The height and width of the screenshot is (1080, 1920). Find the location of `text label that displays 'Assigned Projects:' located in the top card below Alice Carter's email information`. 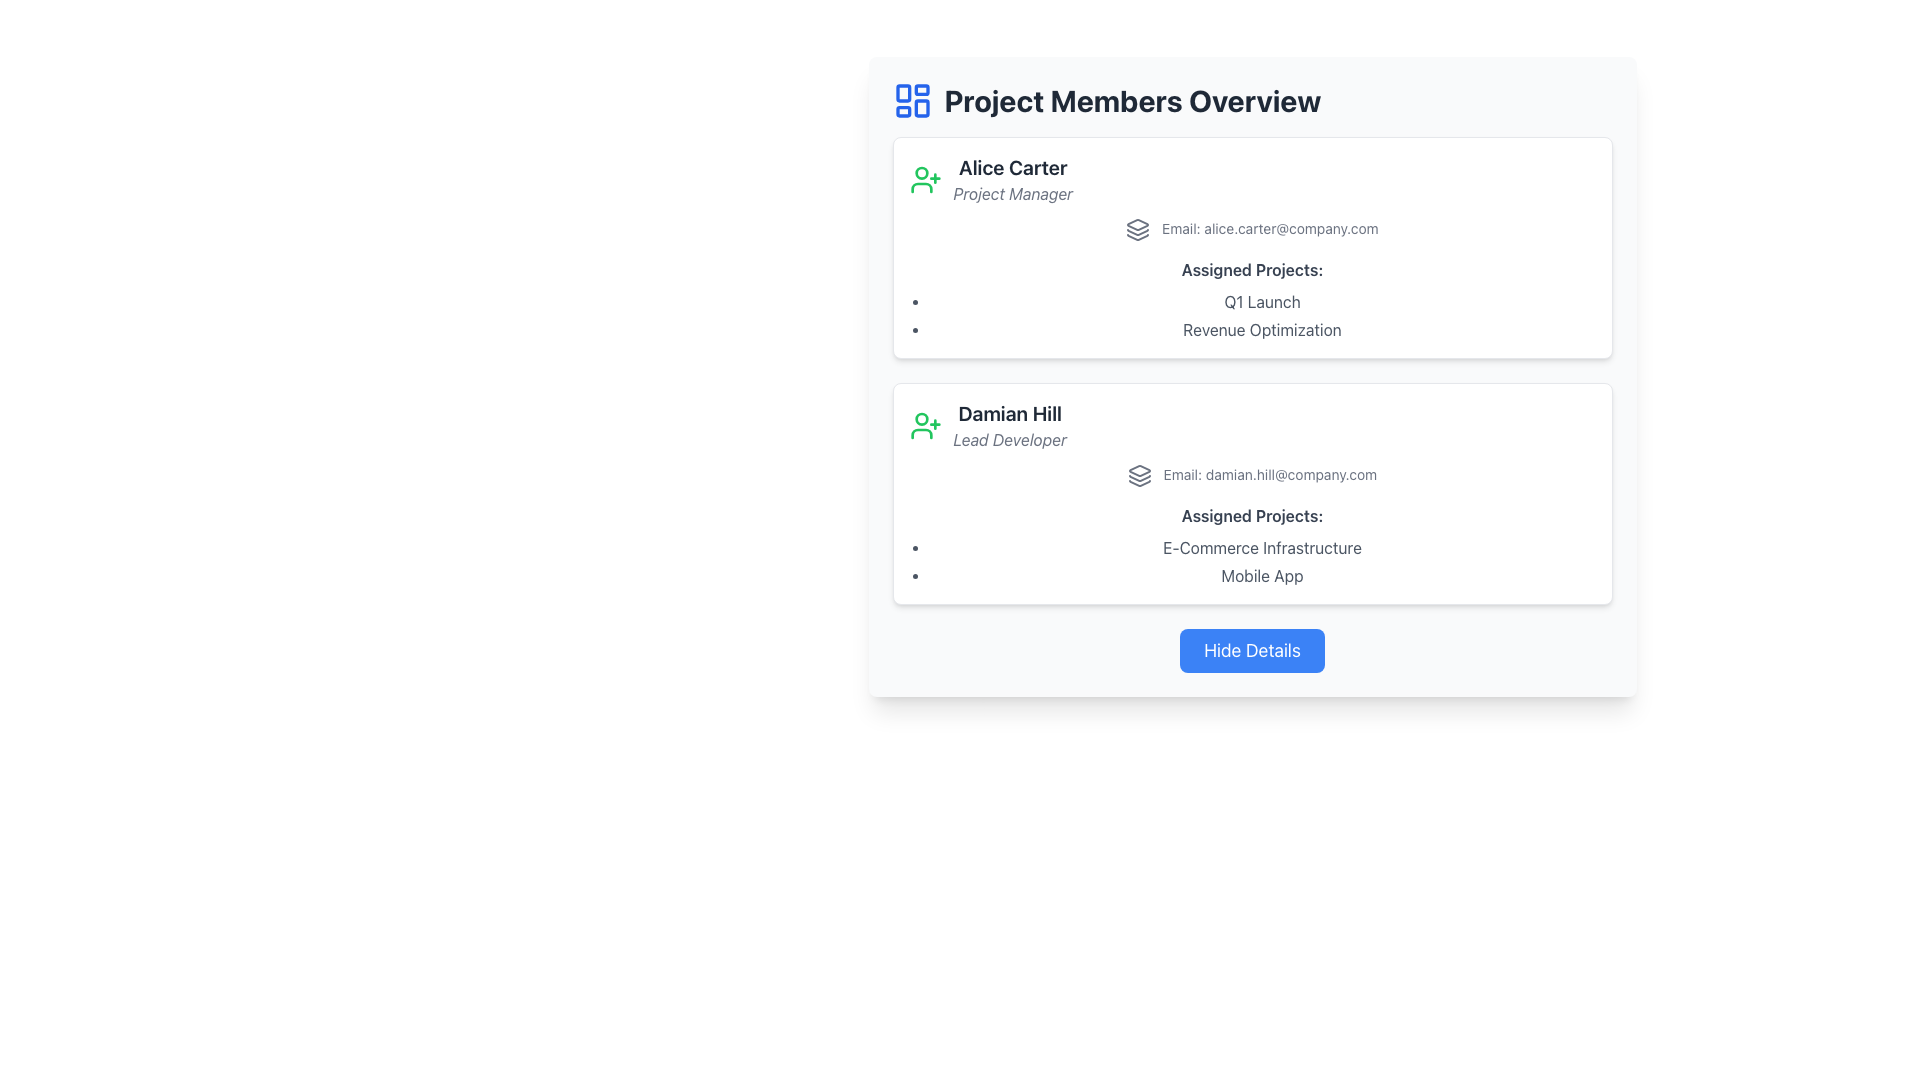

text label that displays 'Assigned Projects:' located in the top card below Alice Carter's email information is located at coordinates (1251, 270).